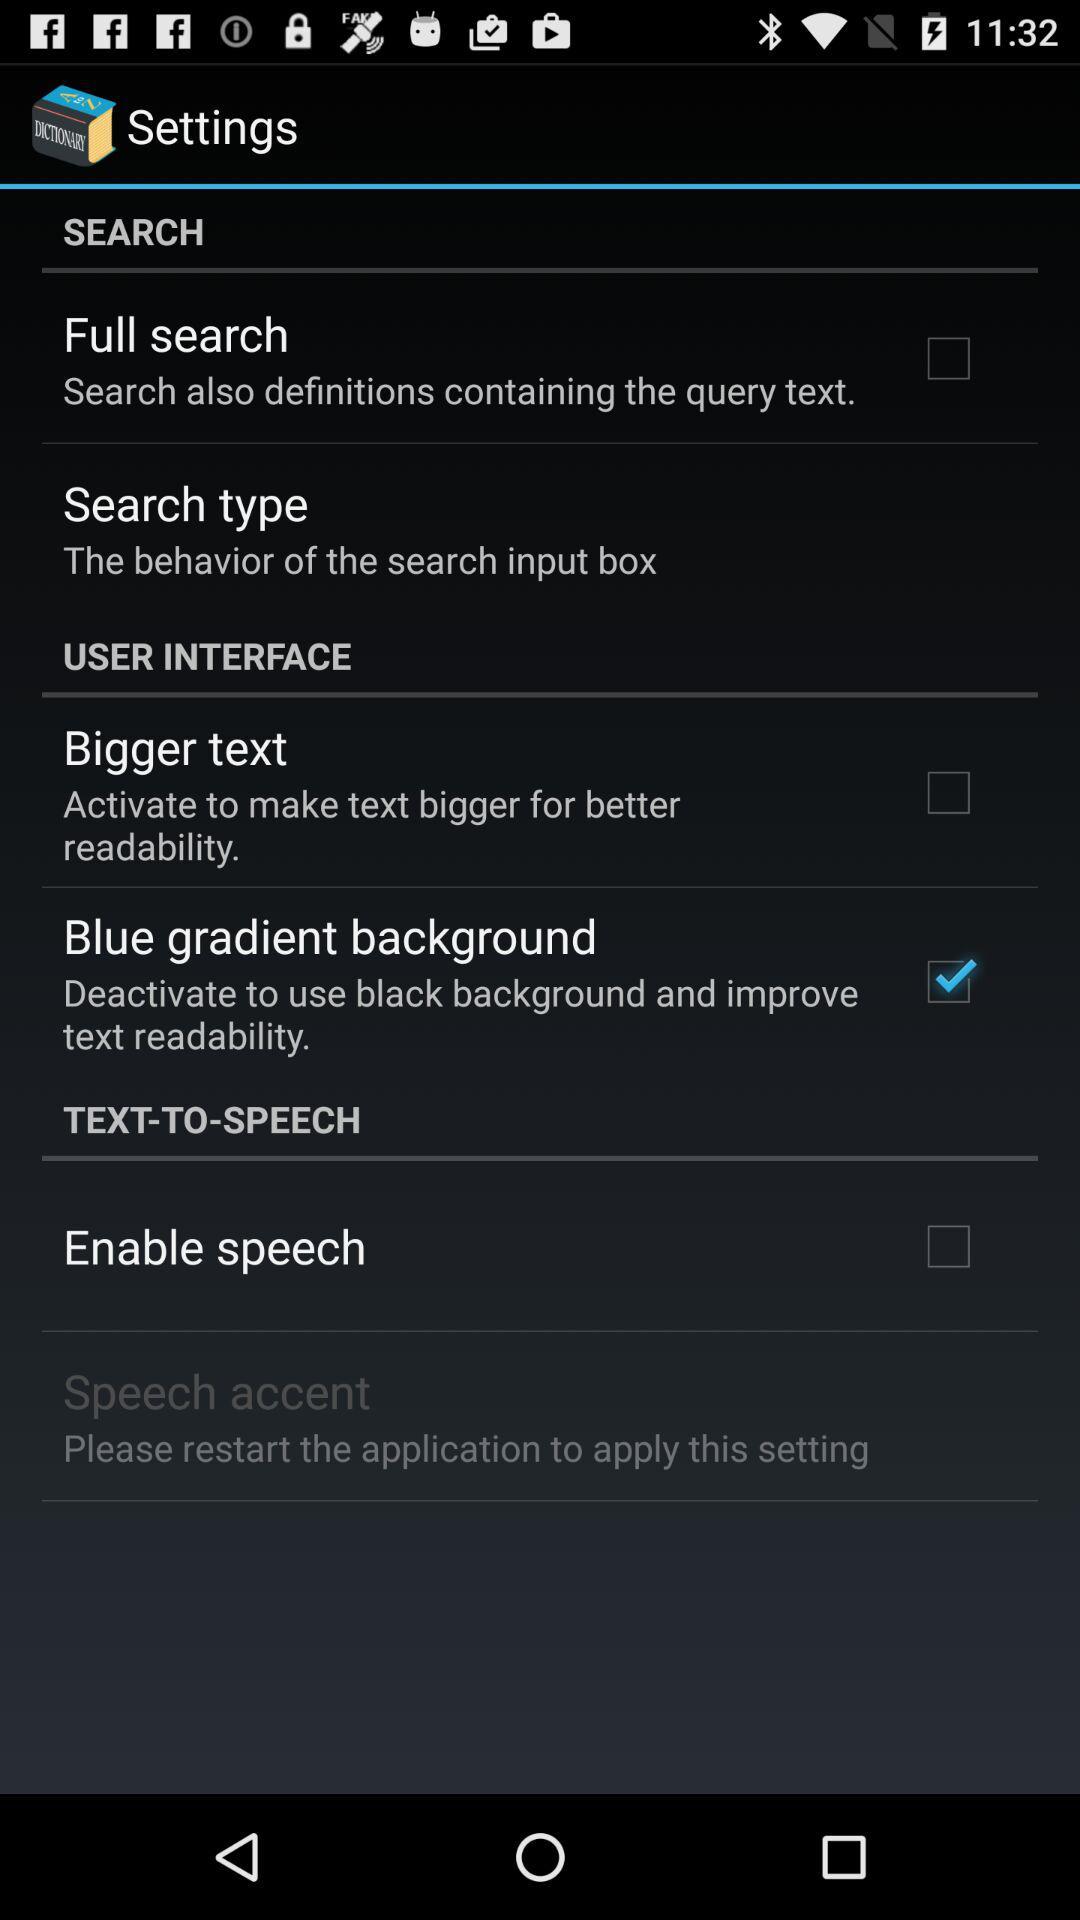  Describe the element at coordinates (358, 559) in the screenshot. I see `icon above the user interface` at that location.